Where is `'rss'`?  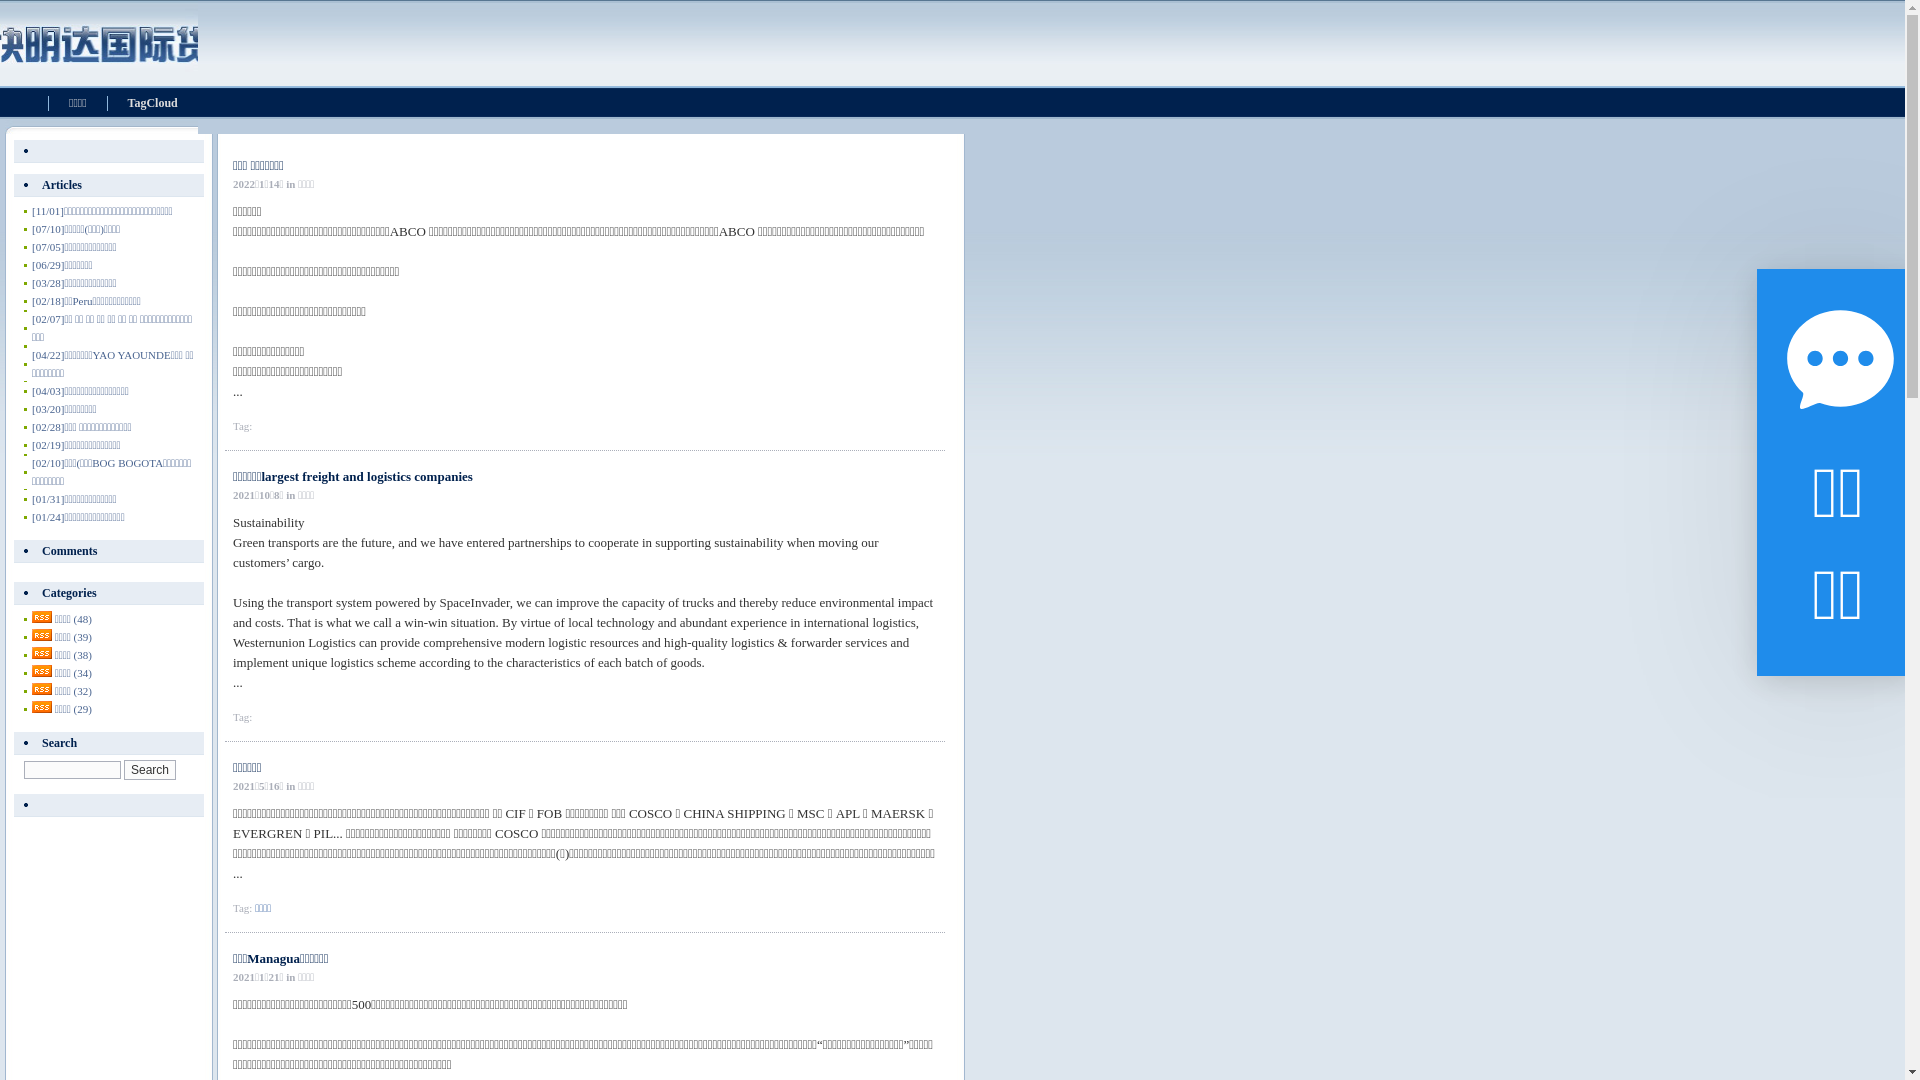
'rss' is located at coordinates (42, 616).